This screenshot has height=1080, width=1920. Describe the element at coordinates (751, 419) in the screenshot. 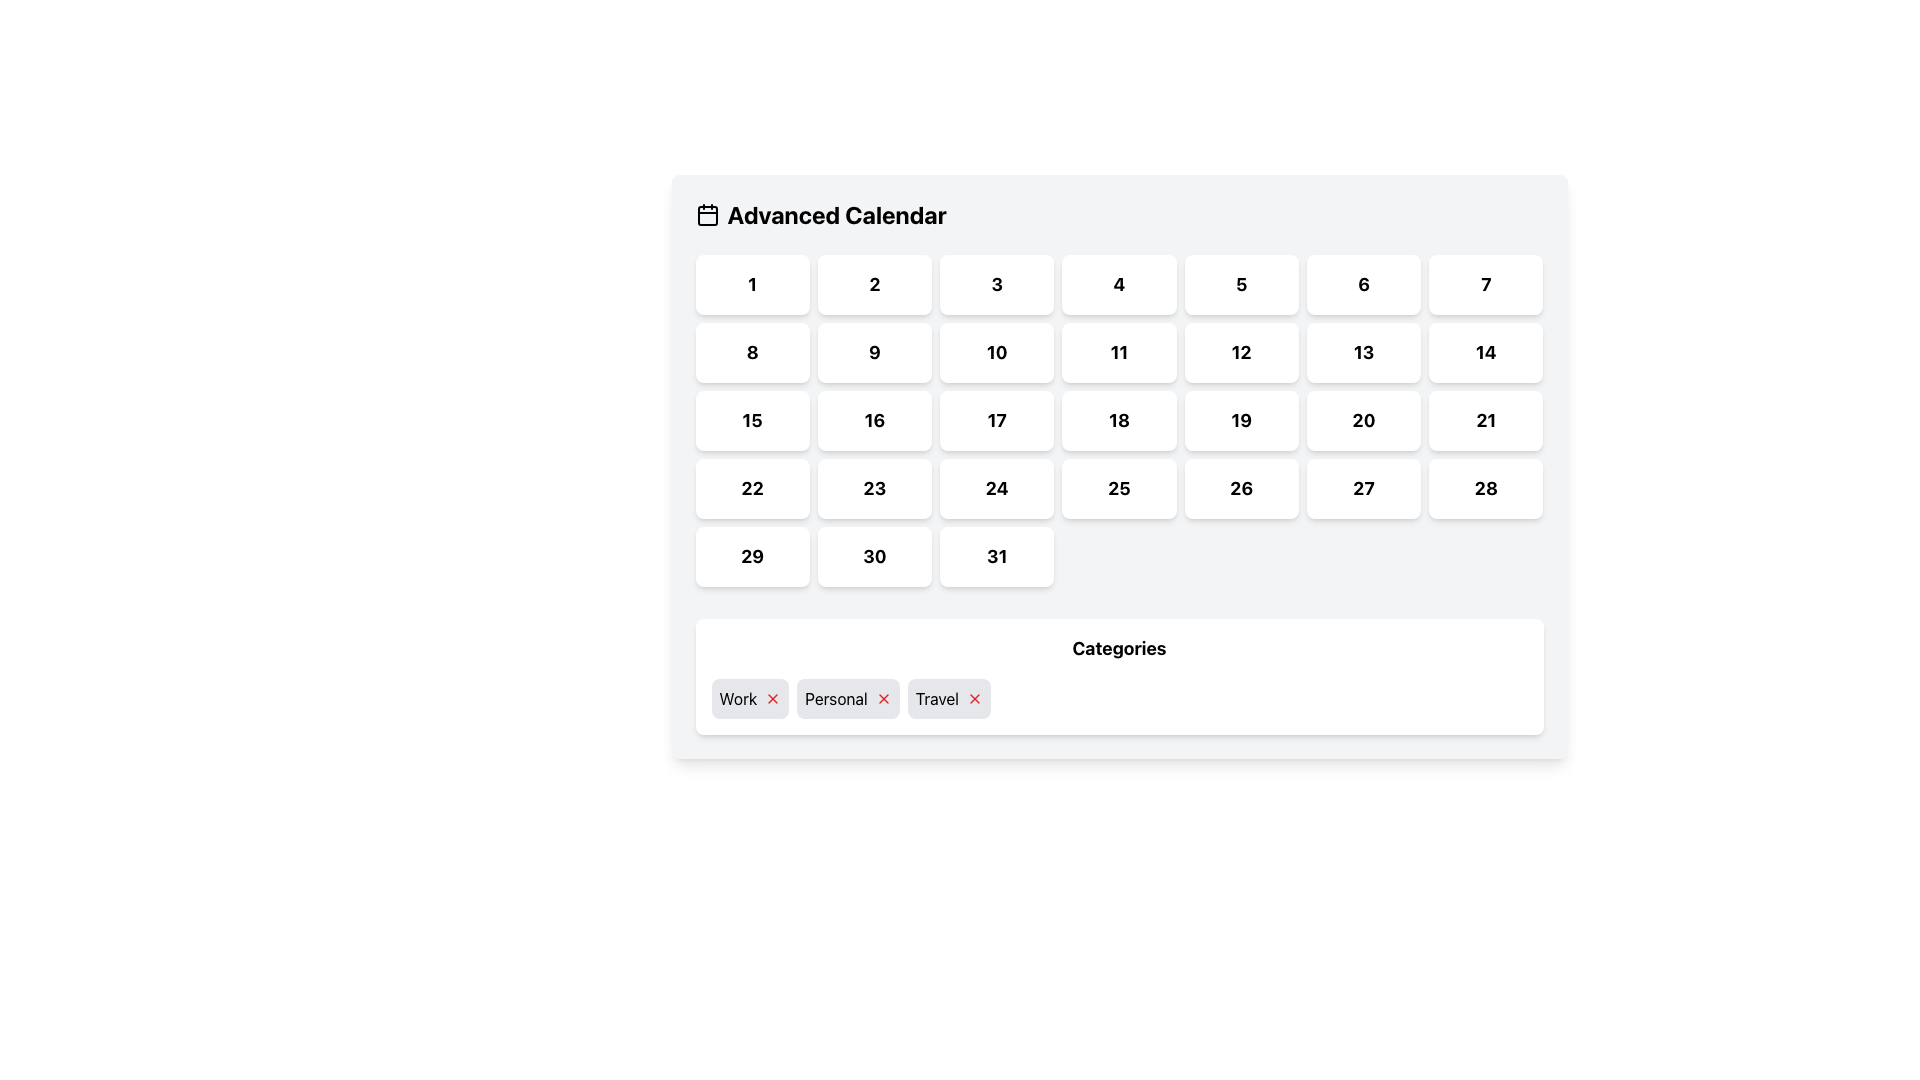

I see `the rectangular button with the bold number '15' in the Advanced Calendar section to trigger its highlighted state` at that location.